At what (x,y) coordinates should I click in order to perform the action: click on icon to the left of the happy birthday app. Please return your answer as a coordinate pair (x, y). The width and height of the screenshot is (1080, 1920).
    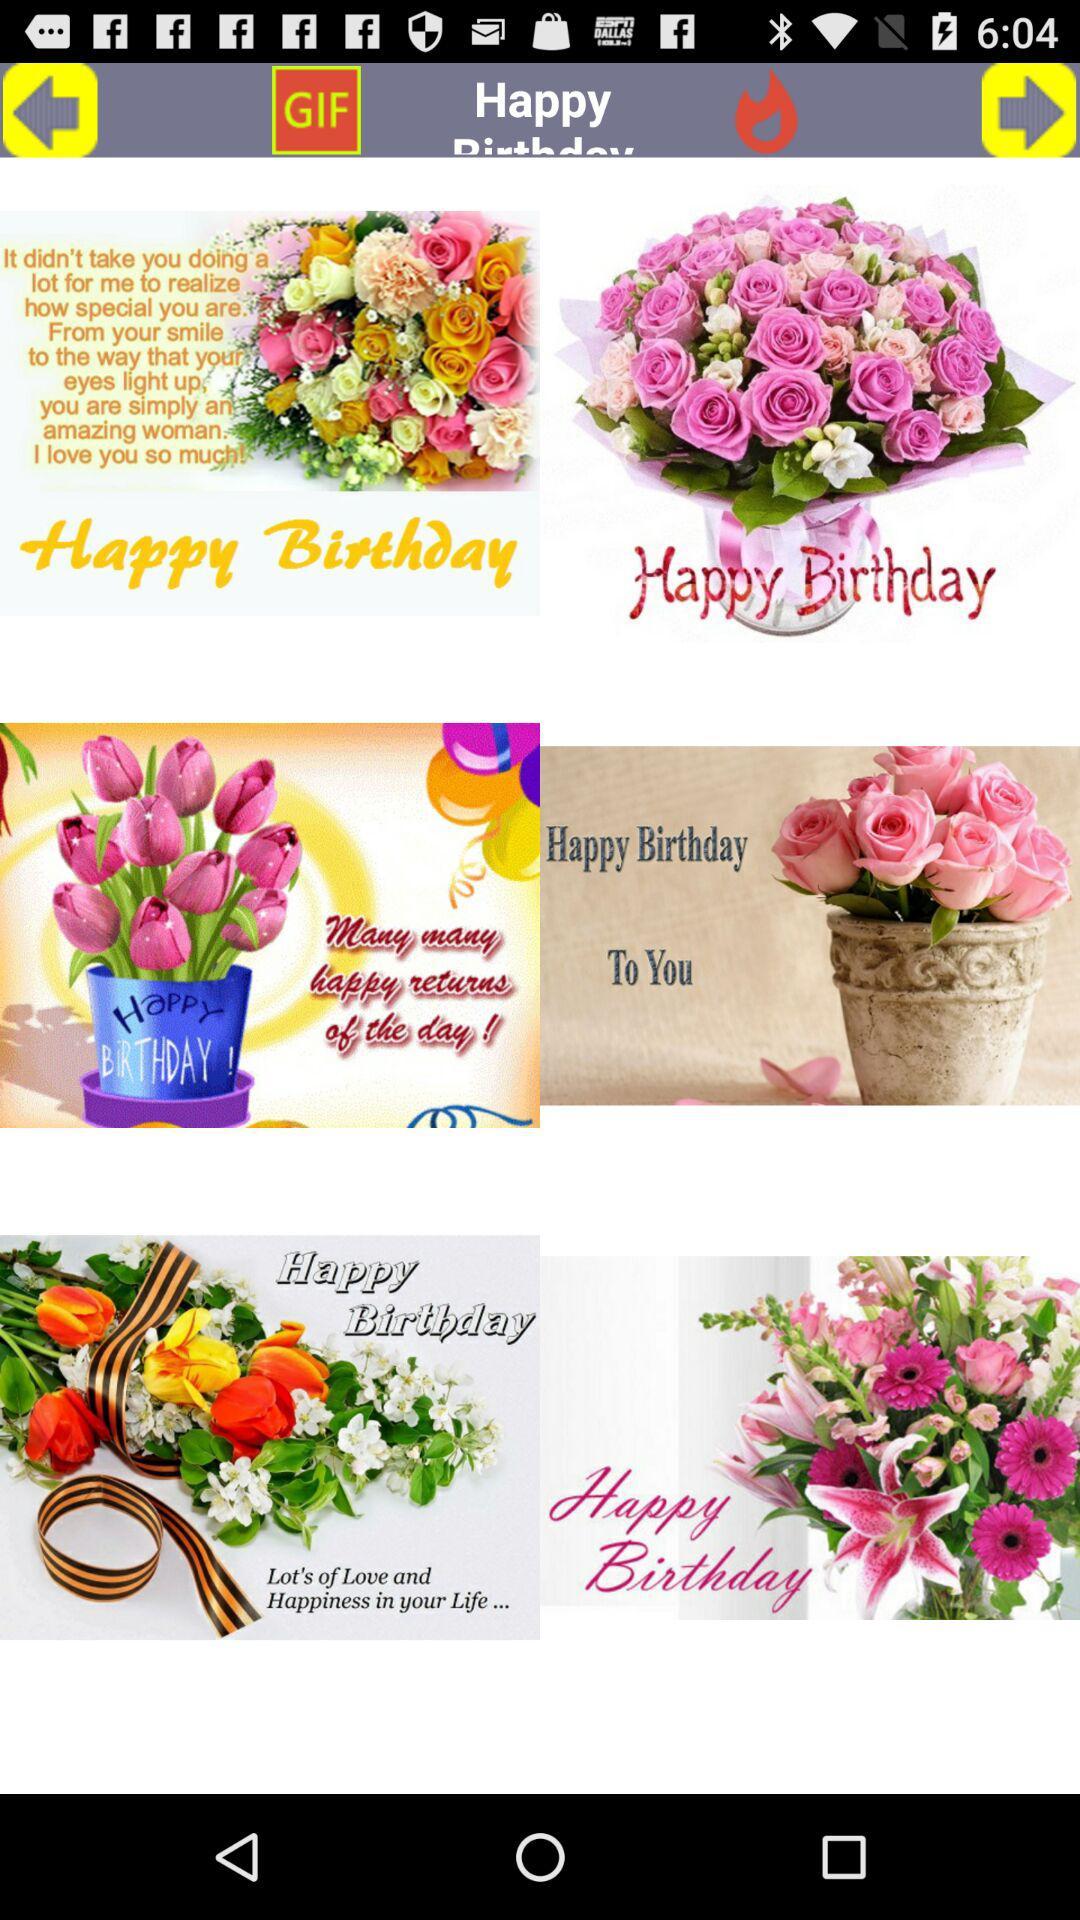
    Looking at the image, I should click on (315, 109).